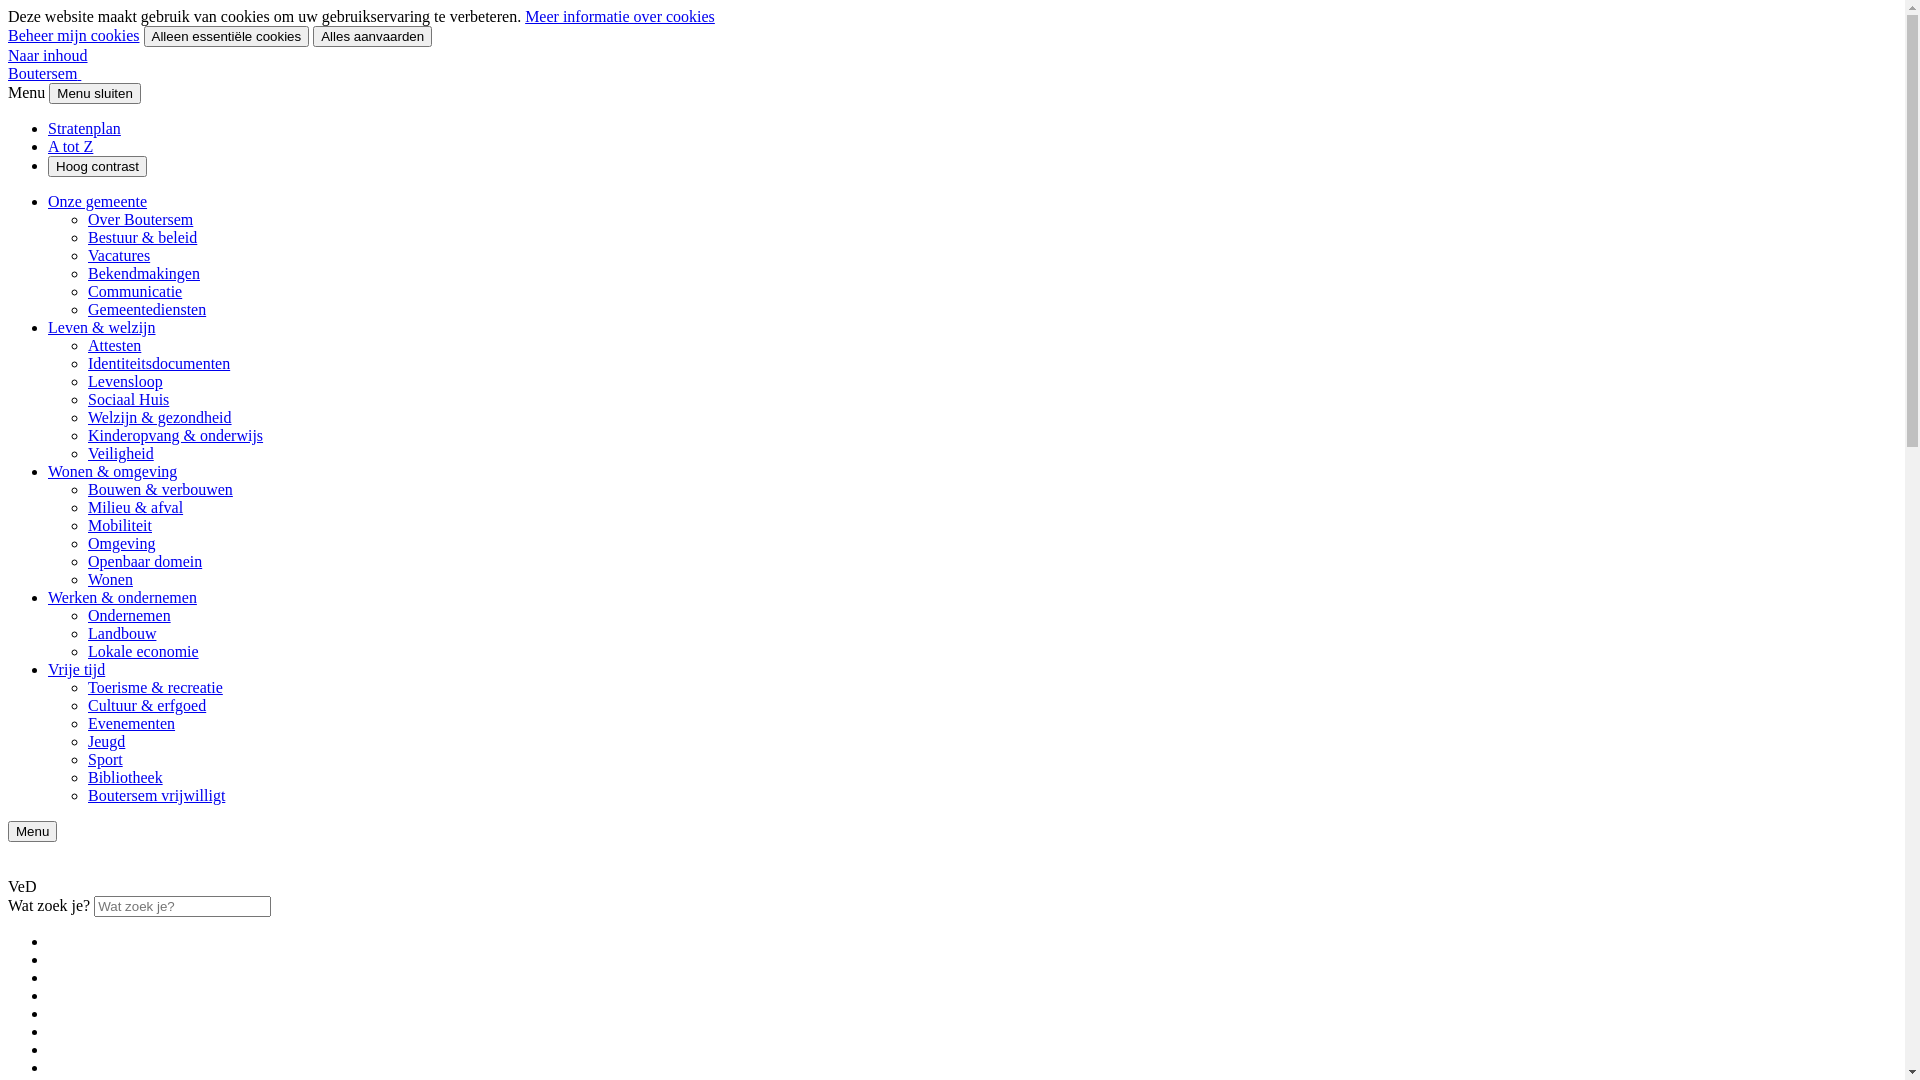 This screenshot has width=1920, height=1080. Describe the element at coordinates (32, 831) in the screenshot. I see `'Menu'` at that location.